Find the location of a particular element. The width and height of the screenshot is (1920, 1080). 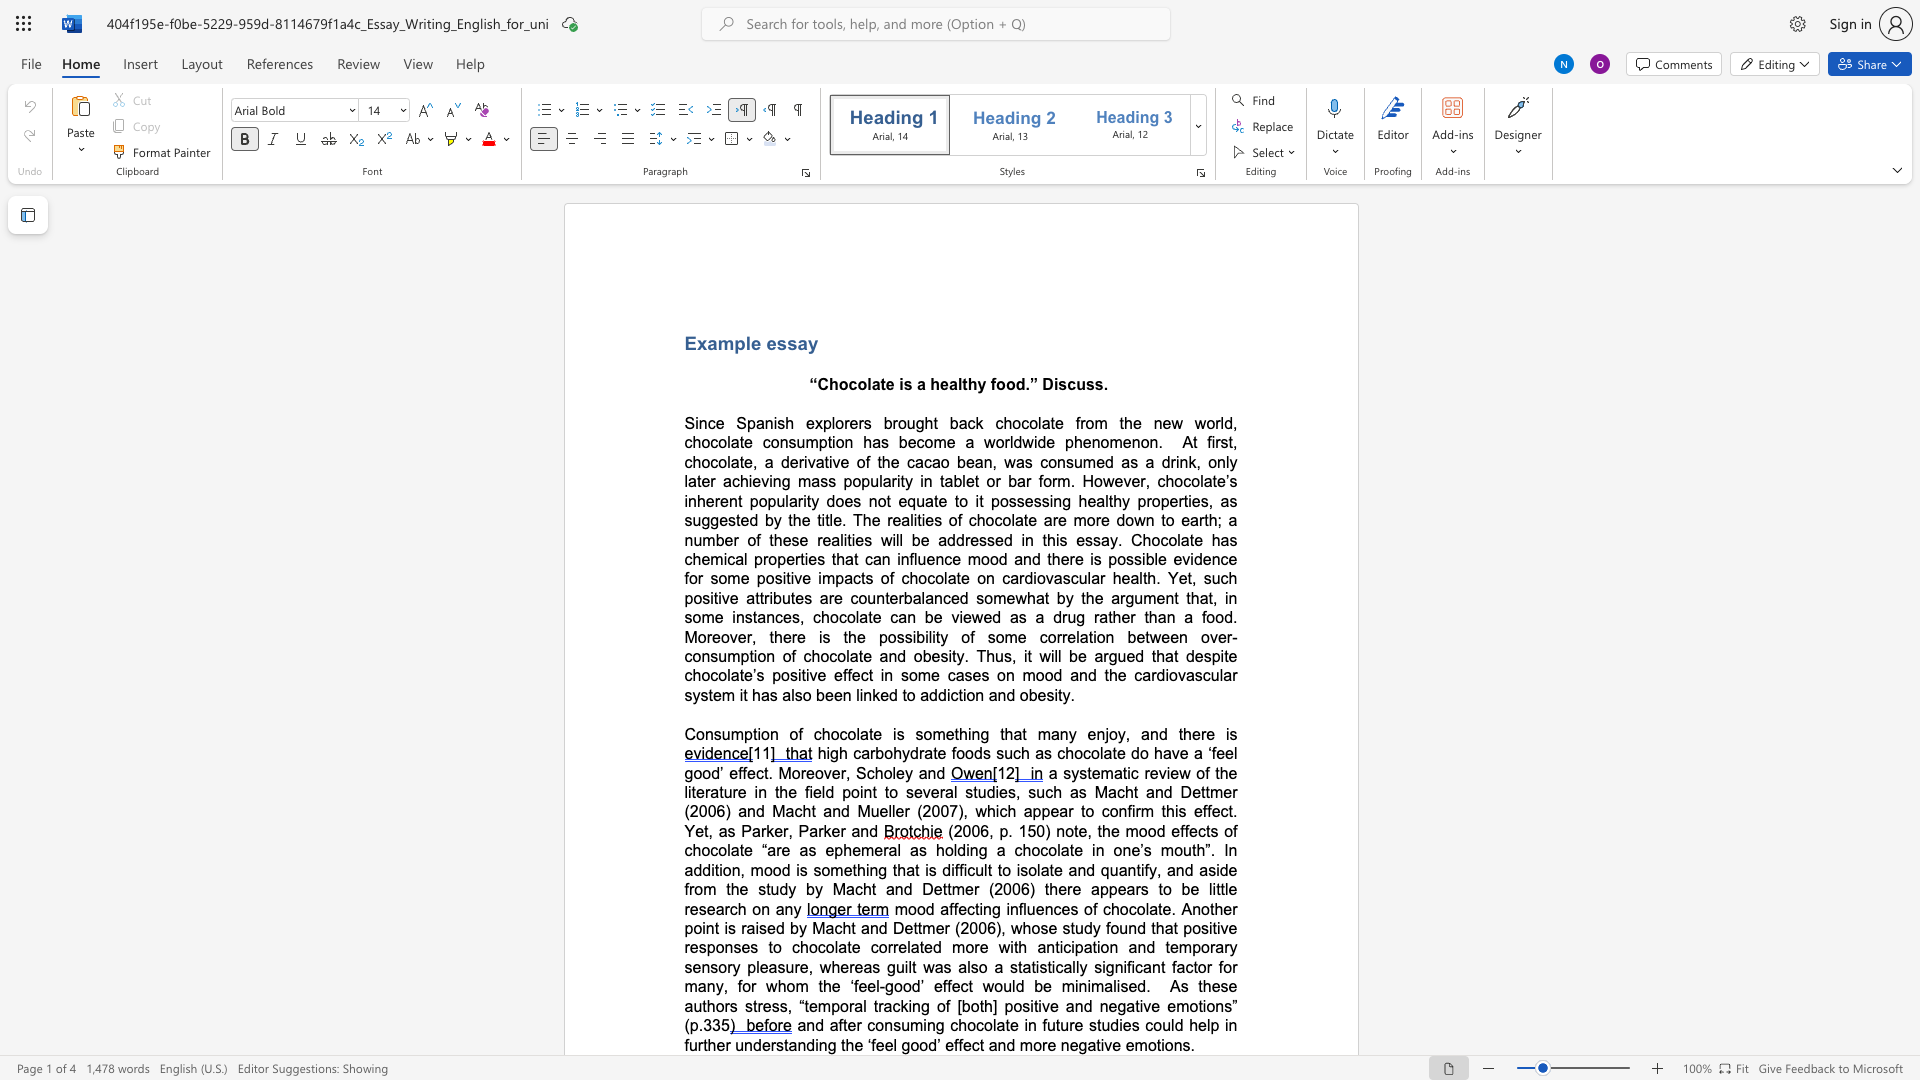

the subset text "’s inherent popularity d" within the text "At first, chocolate, a derivative of the cacao bean, was consumed as a drink, only later achieving mass popularity in tablet or bar form. However, chocolate’s inherent popularity does not equate to it" is located at coordinates (1224, 481).